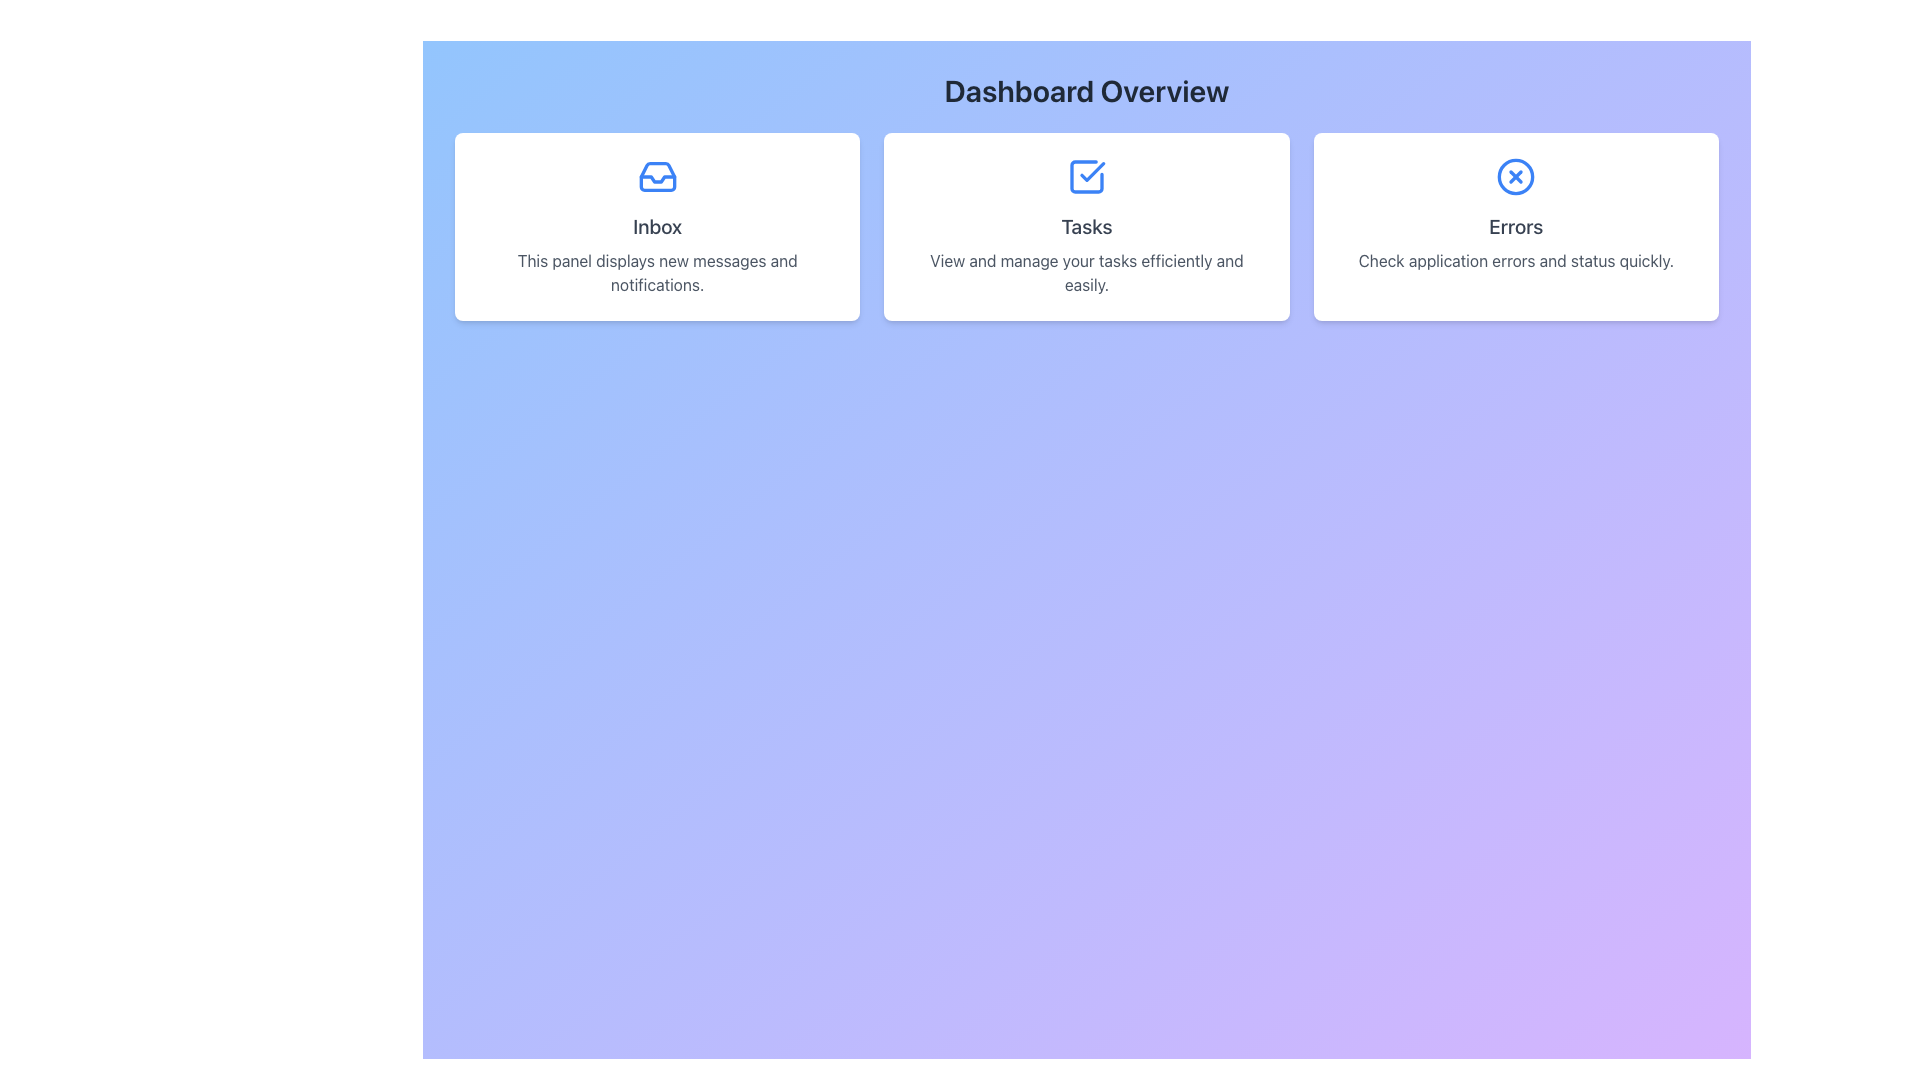 The image size is (1920, 1080). I want to click on the error icon located in the 'Errors' card within the dashboard overview layout, so click(1516, 176).